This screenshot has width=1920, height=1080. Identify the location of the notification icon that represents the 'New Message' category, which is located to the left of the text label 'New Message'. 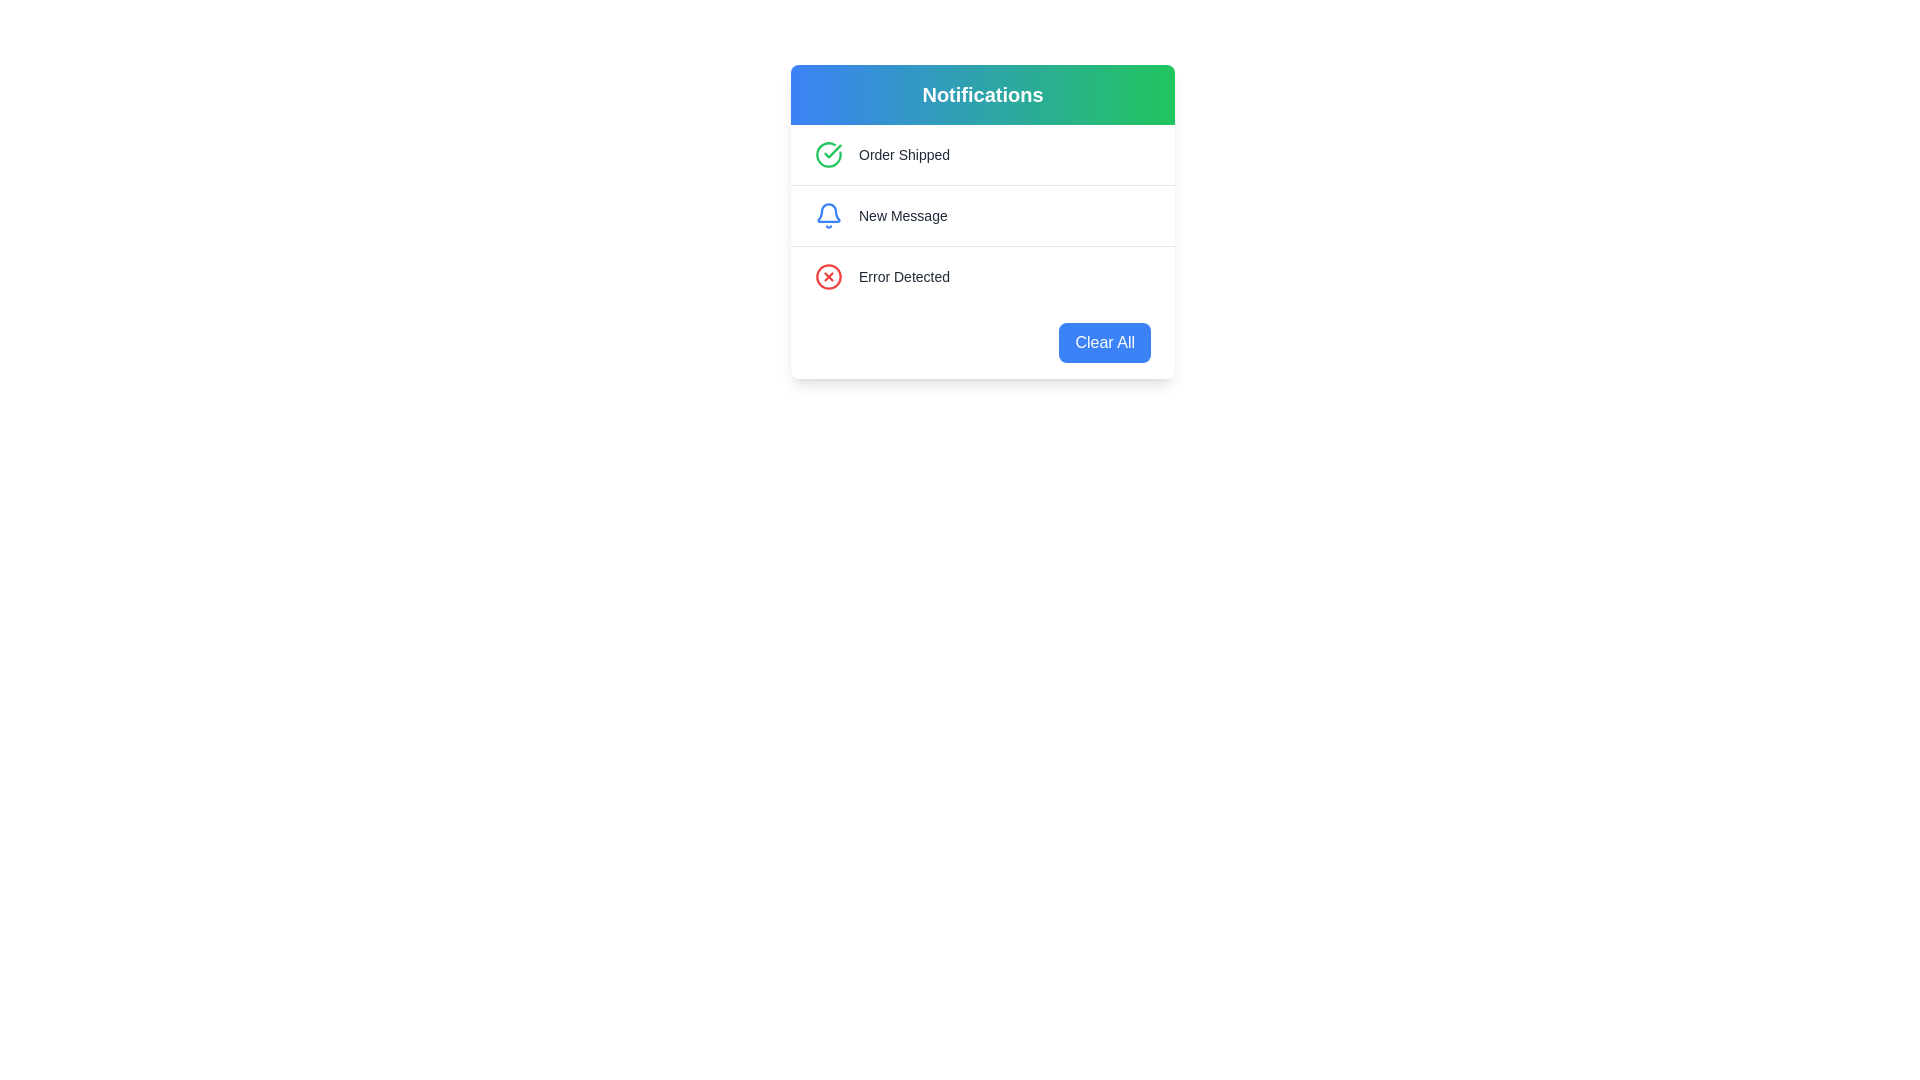
(829, 216).